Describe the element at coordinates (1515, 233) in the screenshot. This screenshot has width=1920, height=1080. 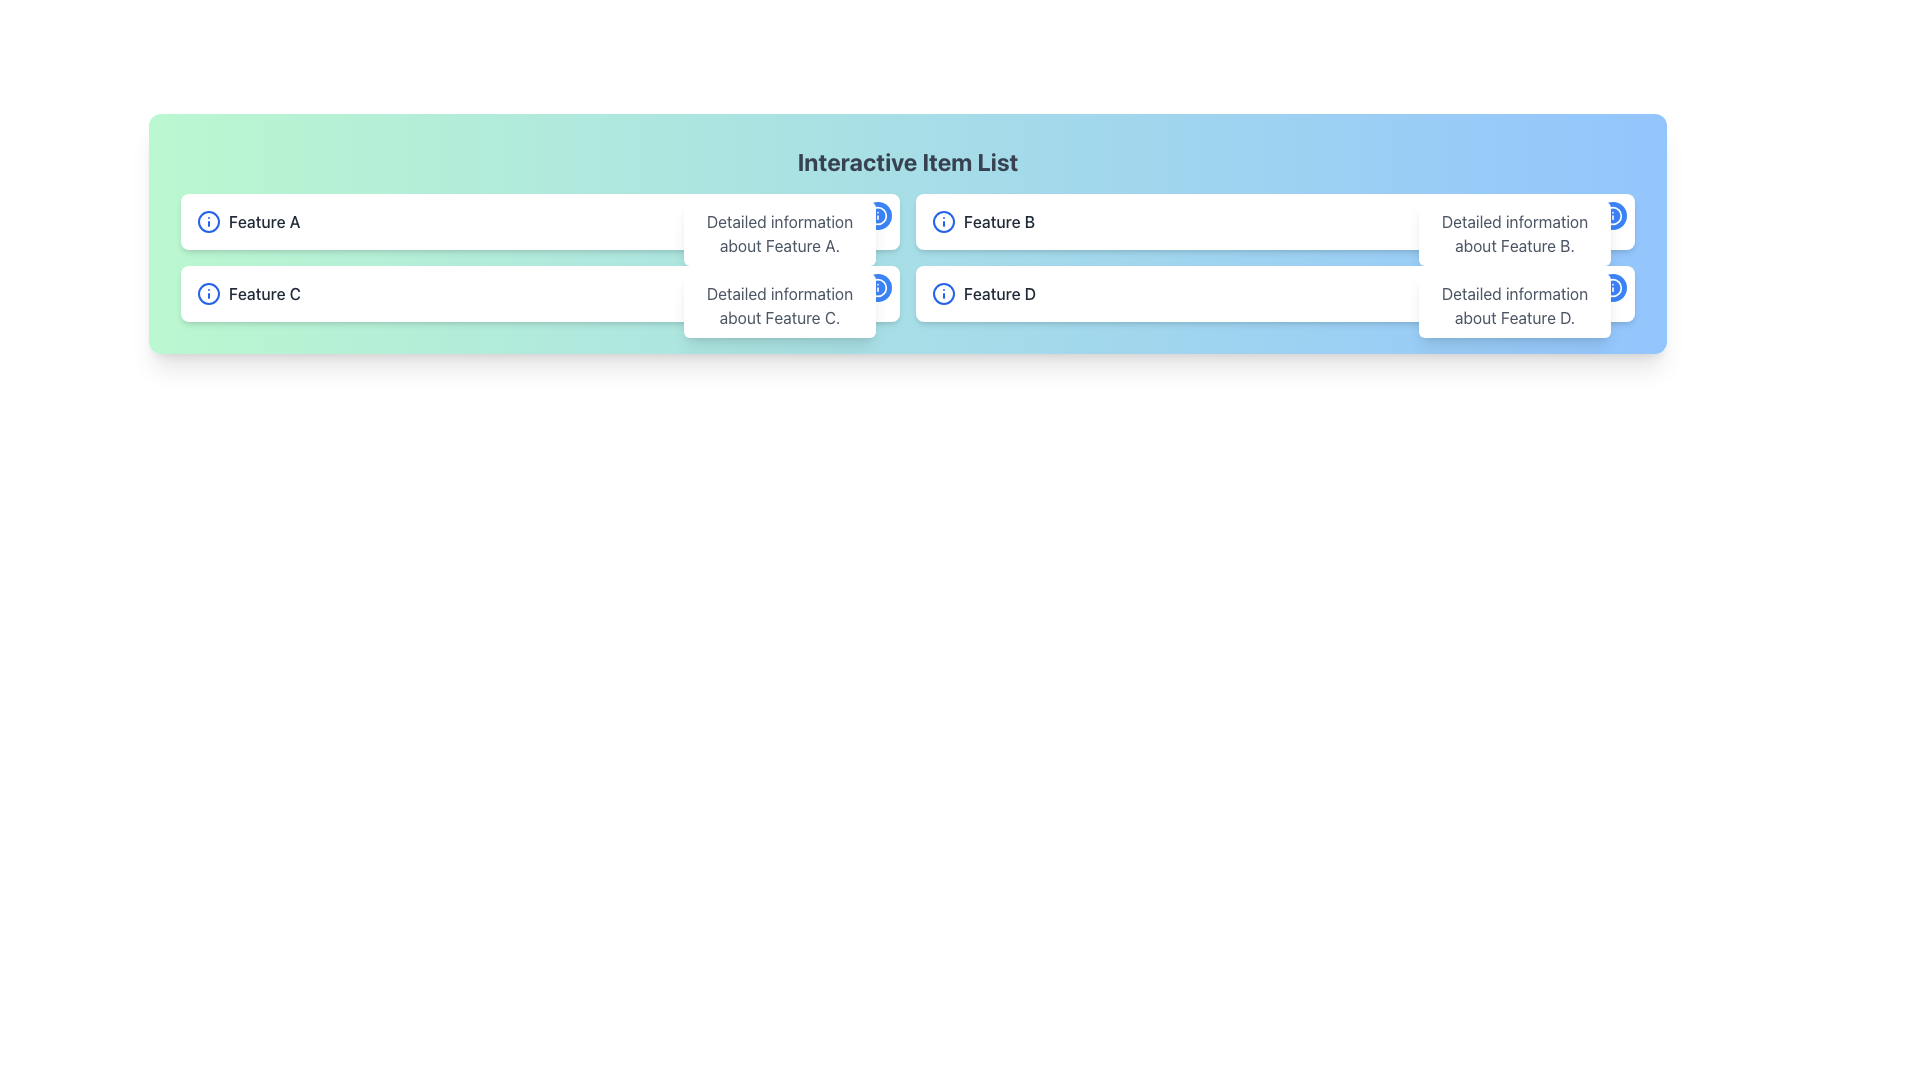
I see `the tooltip displaying 'Detailed information about Feature B.' positioned directly below the 'Feature B' label` at that location.